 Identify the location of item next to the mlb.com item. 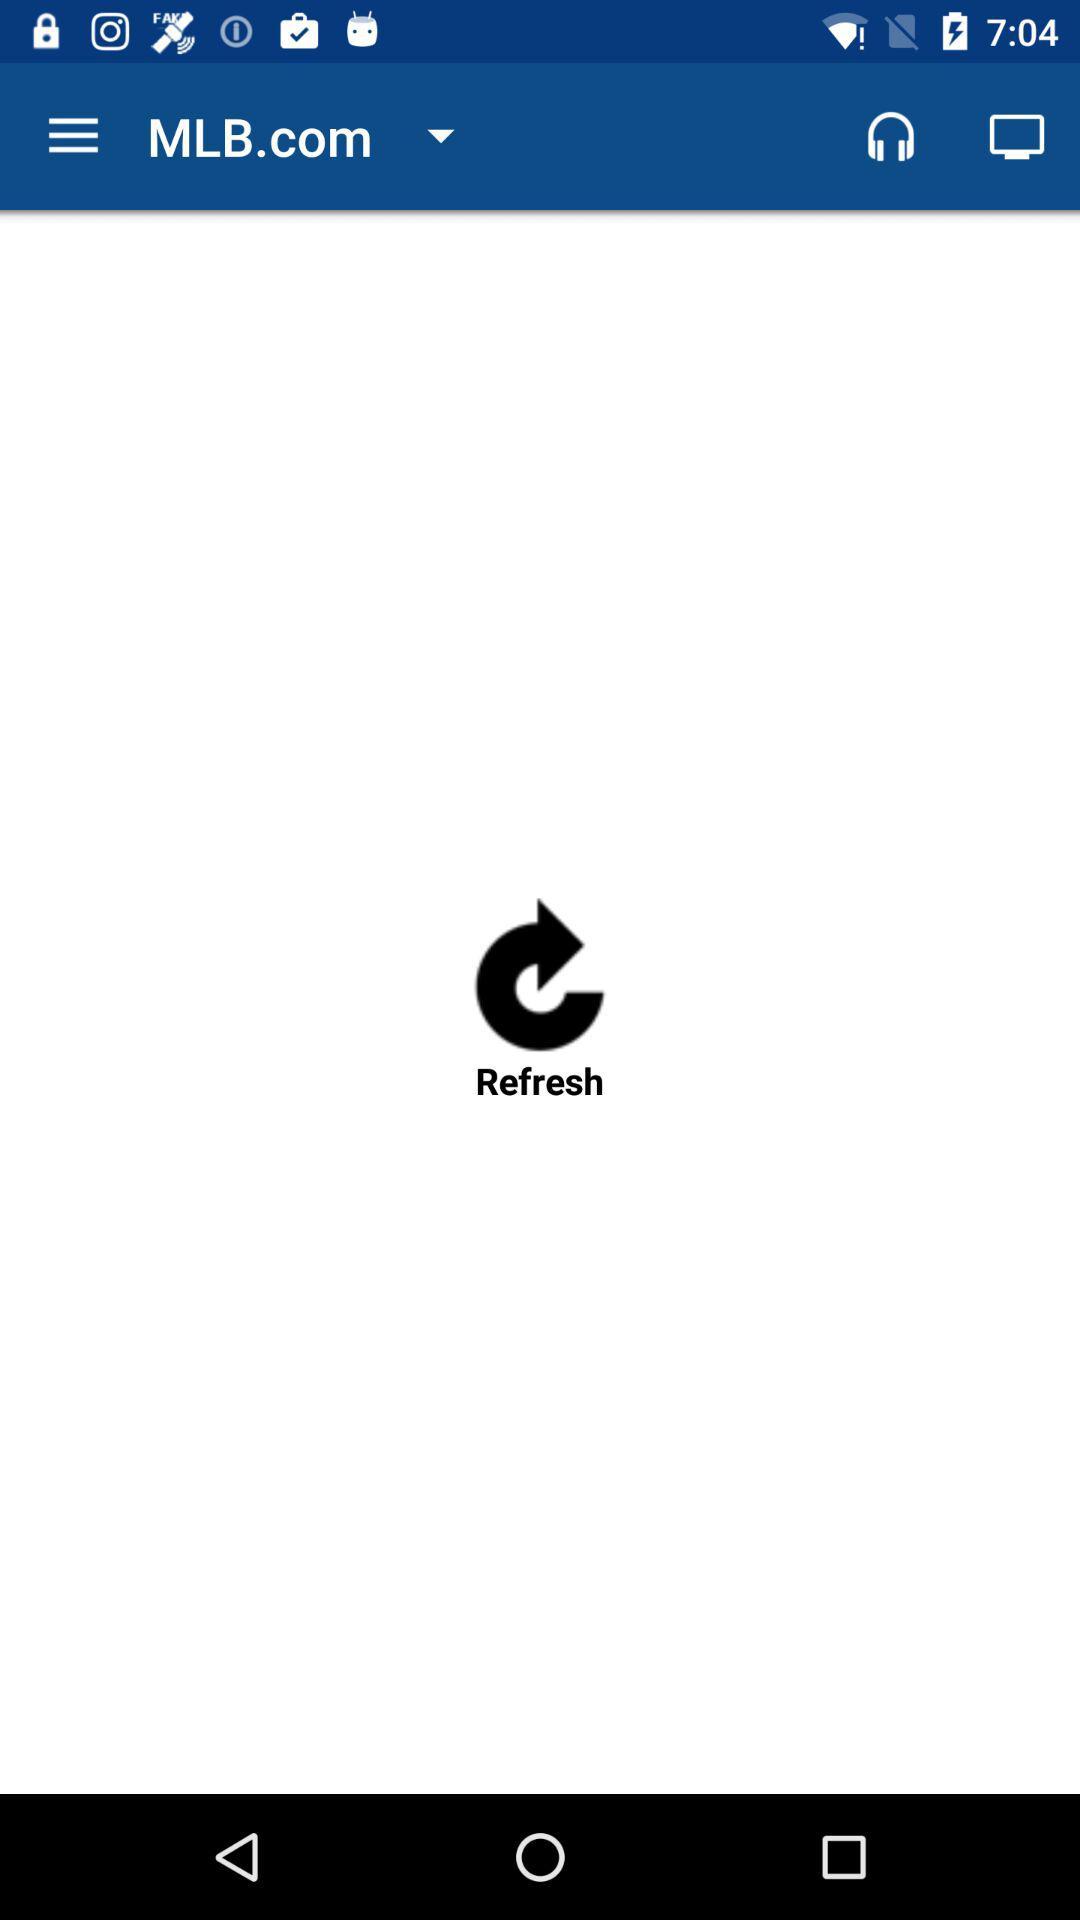
(72, 135).